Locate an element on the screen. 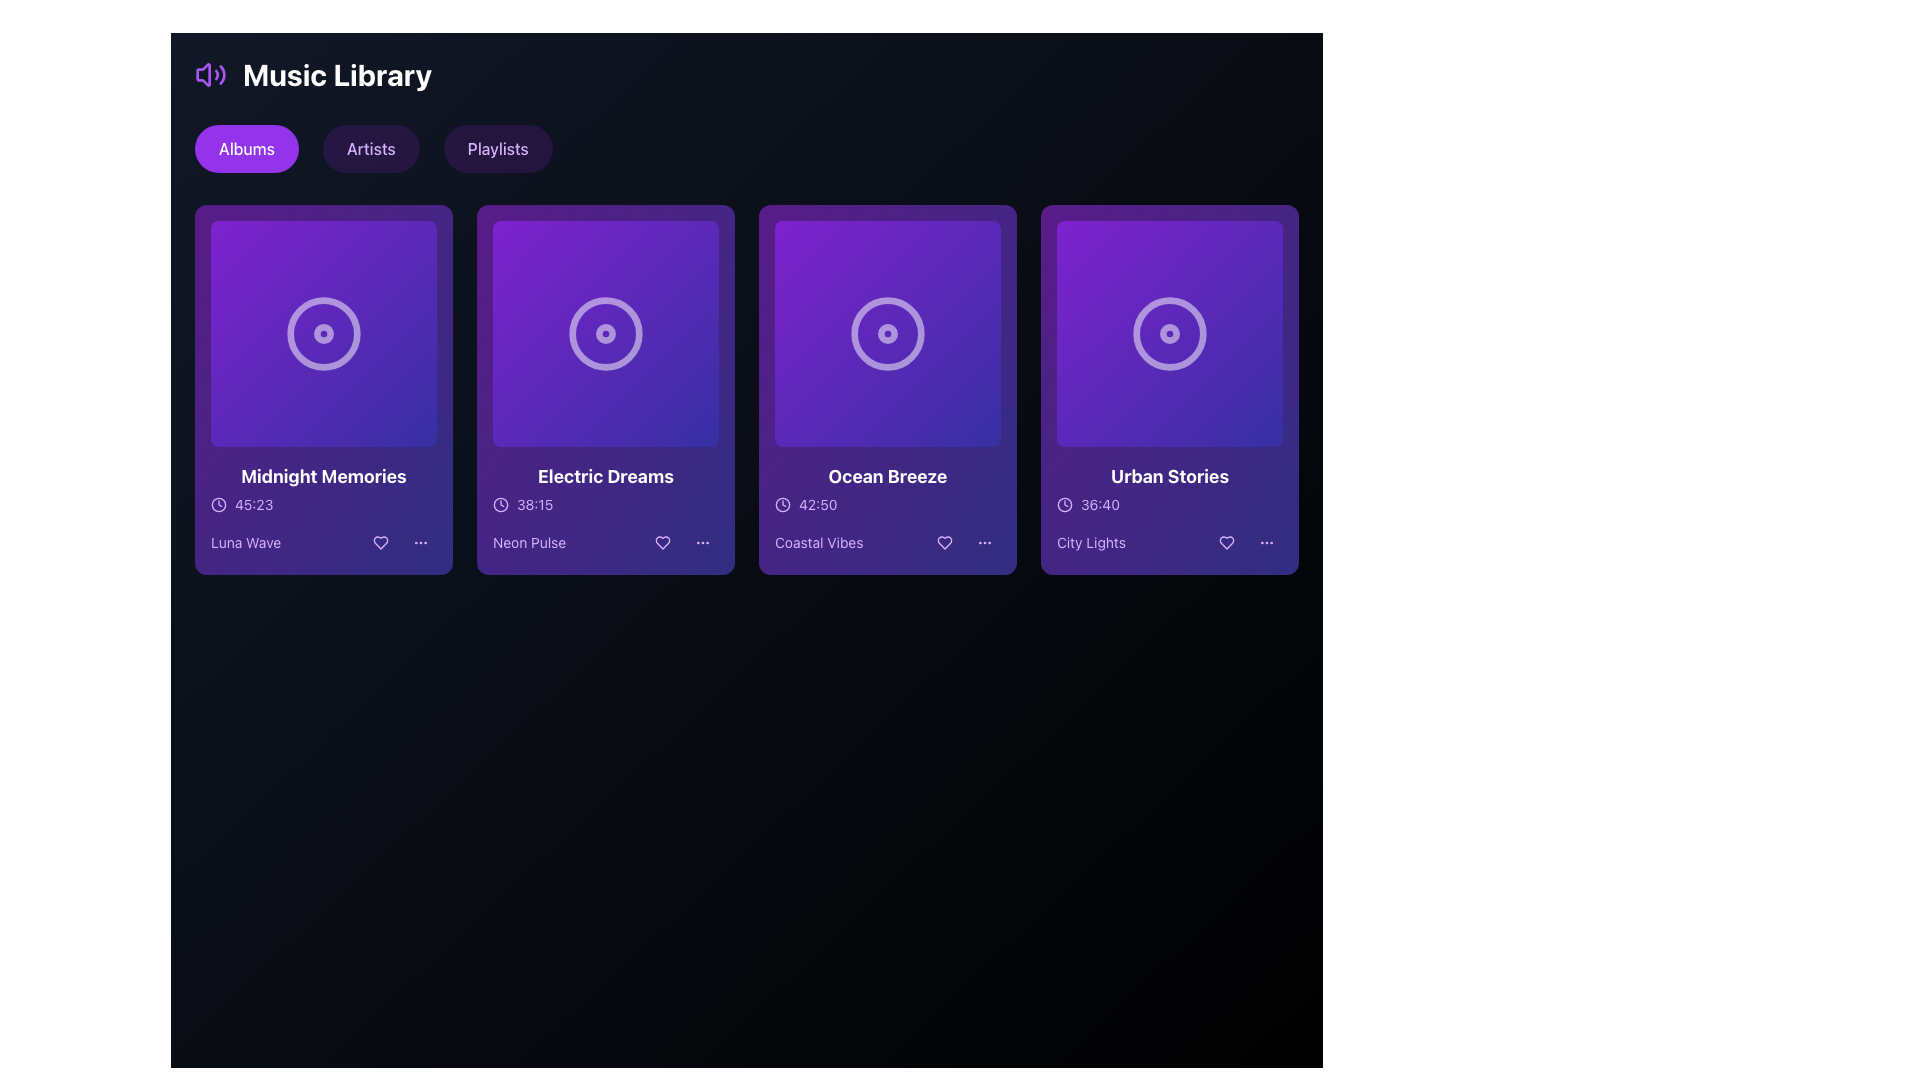 The width and height of the screenshot is (1920, 1080). the text label that conveys the duration of the album or track displayed in the card, located below the album title 'Midnight Memories' and to the left of a small clock icon is located at coordinates (253, 504).